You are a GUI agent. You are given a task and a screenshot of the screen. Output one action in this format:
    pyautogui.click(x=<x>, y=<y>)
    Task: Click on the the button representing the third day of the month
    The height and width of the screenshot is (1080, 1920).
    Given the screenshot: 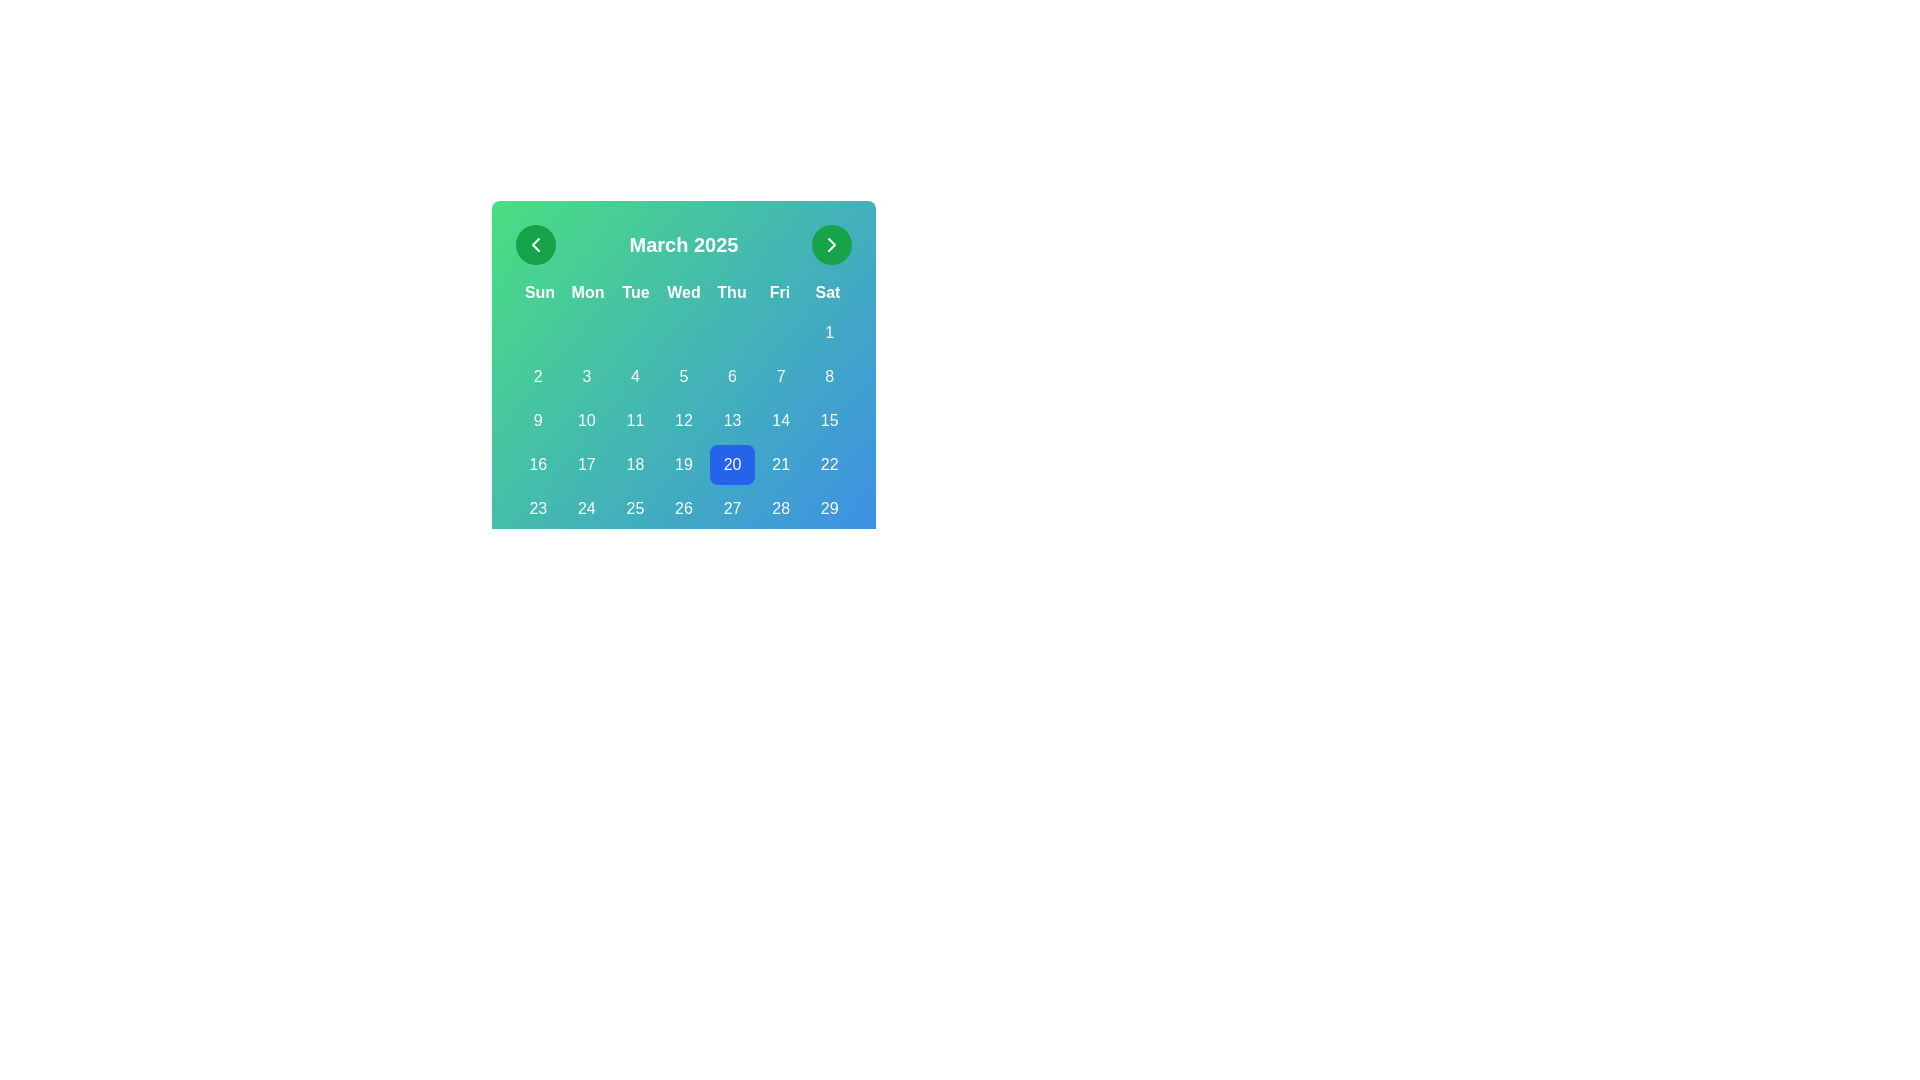 What is the action you would take?
    pyautogui.click(x=585, y=377)
    